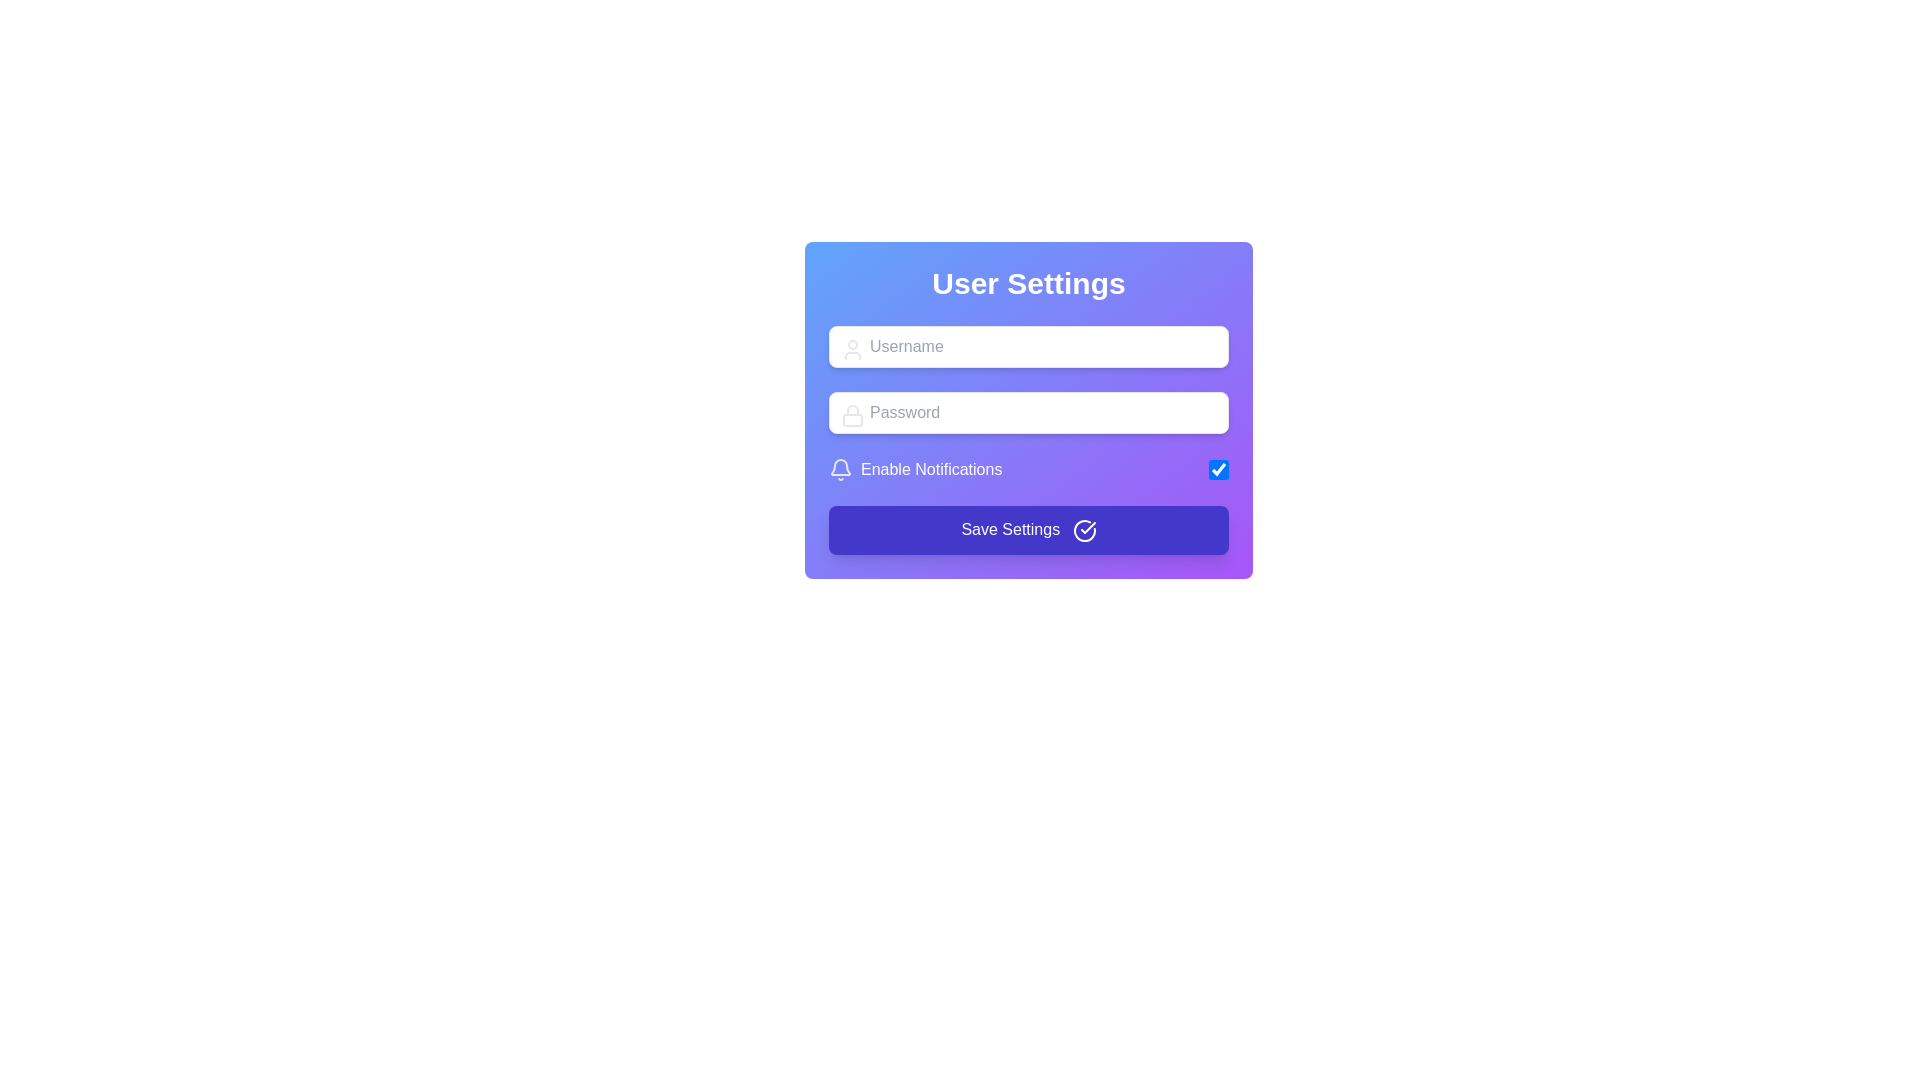 Image resolution: width=1920 pixels, height=1080 pixels. Describe the element at coordinates (1028, 411) in the screenshot. I see `the Password input field to focus on it for entering the password securely` at that location.